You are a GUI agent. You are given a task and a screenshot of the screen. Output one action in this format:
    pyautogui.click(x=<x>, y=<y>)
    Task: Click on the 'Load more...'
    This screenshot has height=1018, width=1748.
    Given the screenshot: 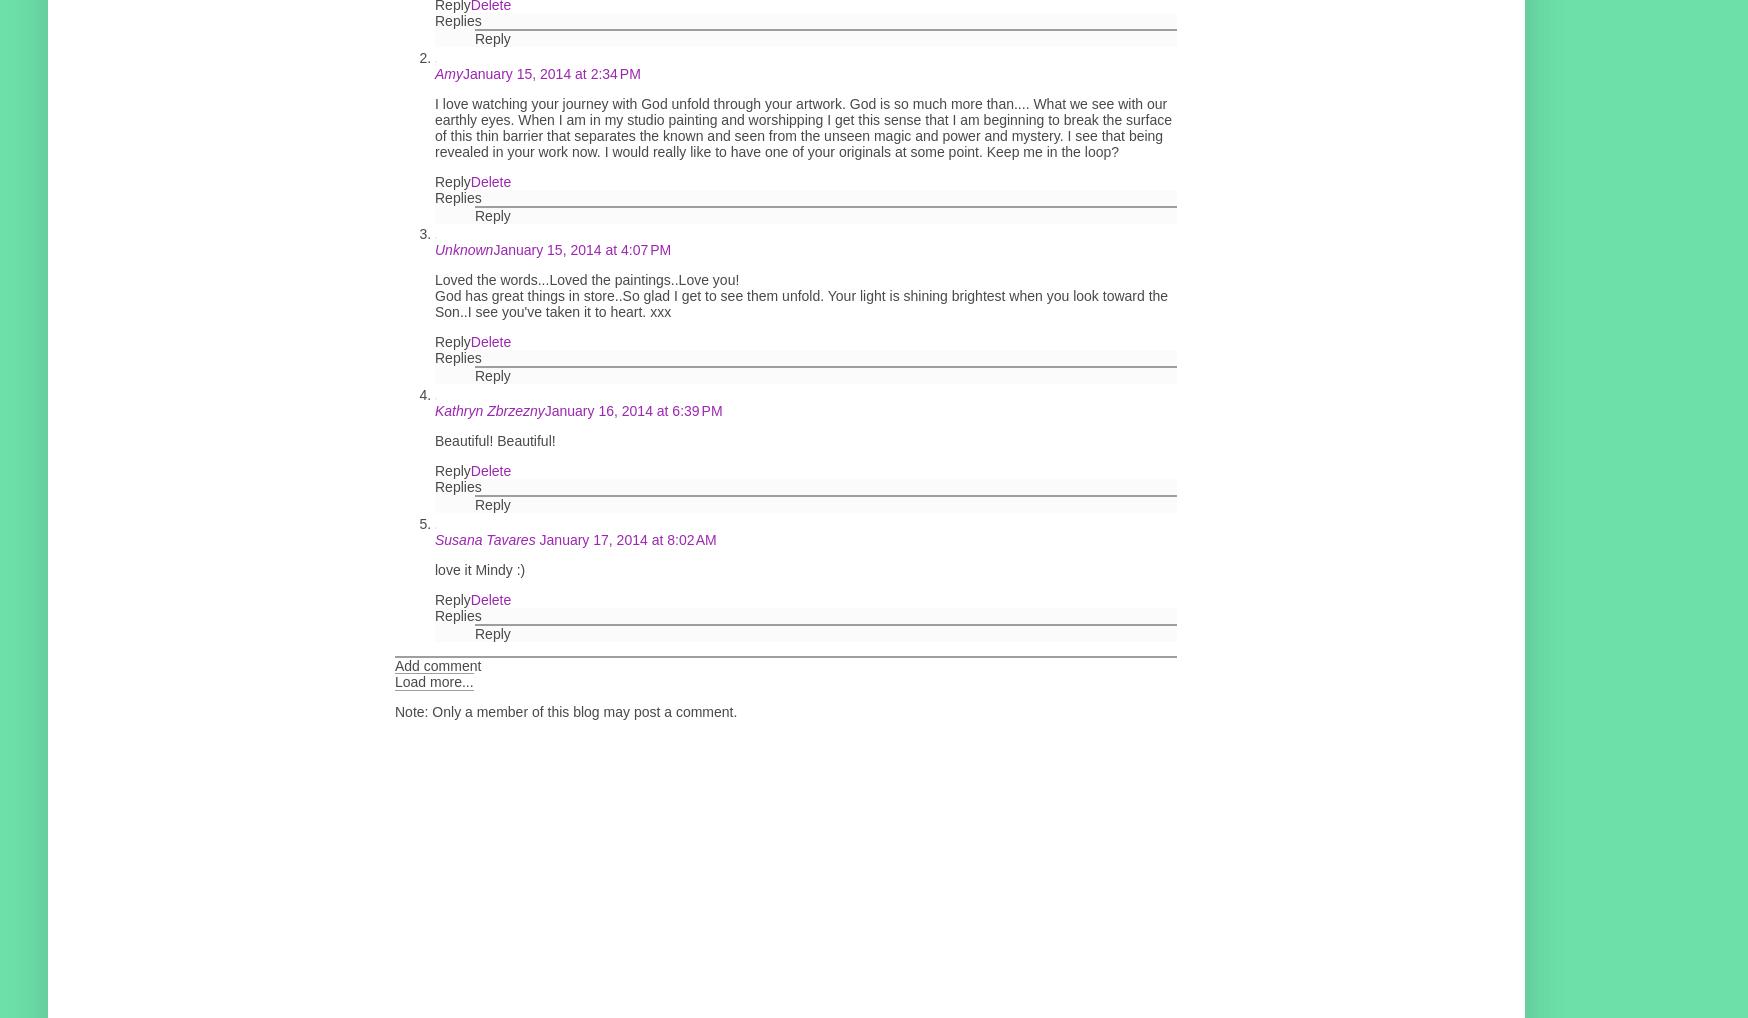 What is the action you would take?
    pyautogui.click(x=434, y=681)
    